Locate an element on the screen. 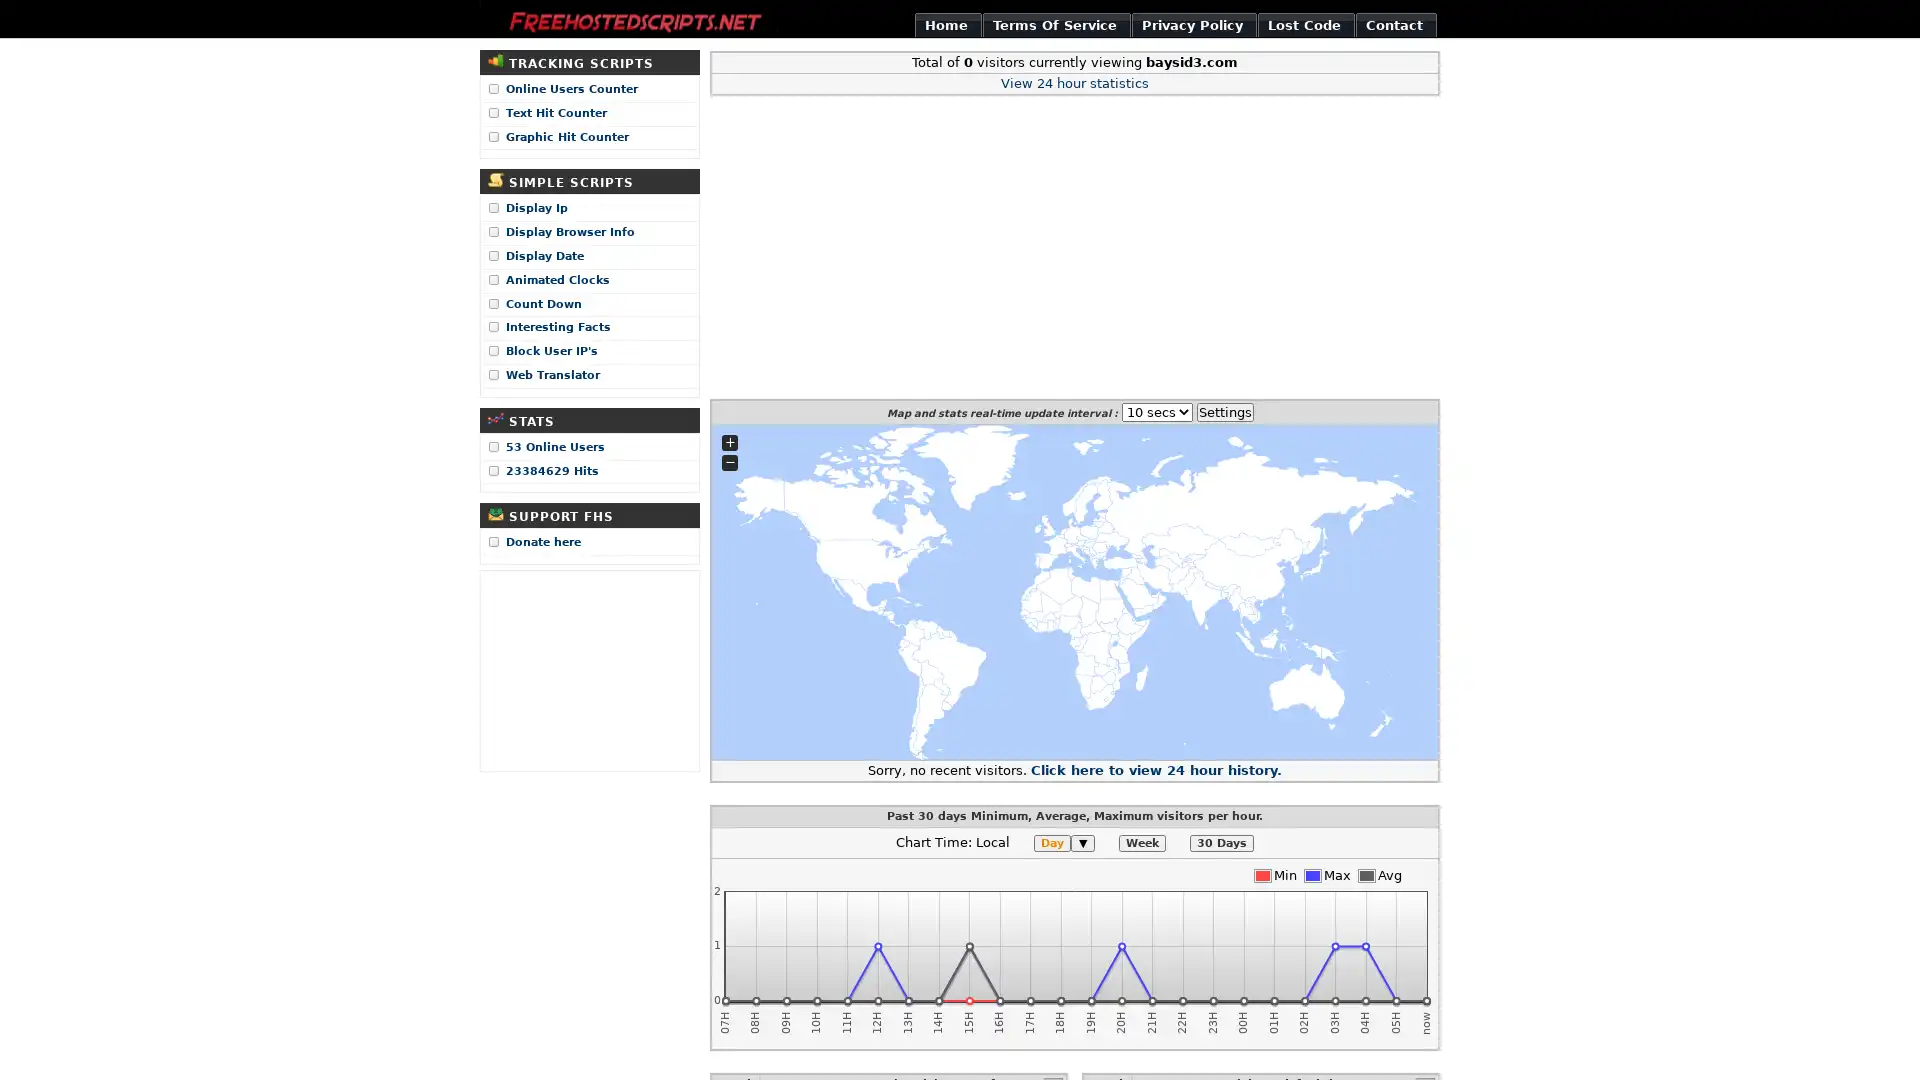 The image size is (1920, 1080). 30 Days is located at coordinates (1221, 843).